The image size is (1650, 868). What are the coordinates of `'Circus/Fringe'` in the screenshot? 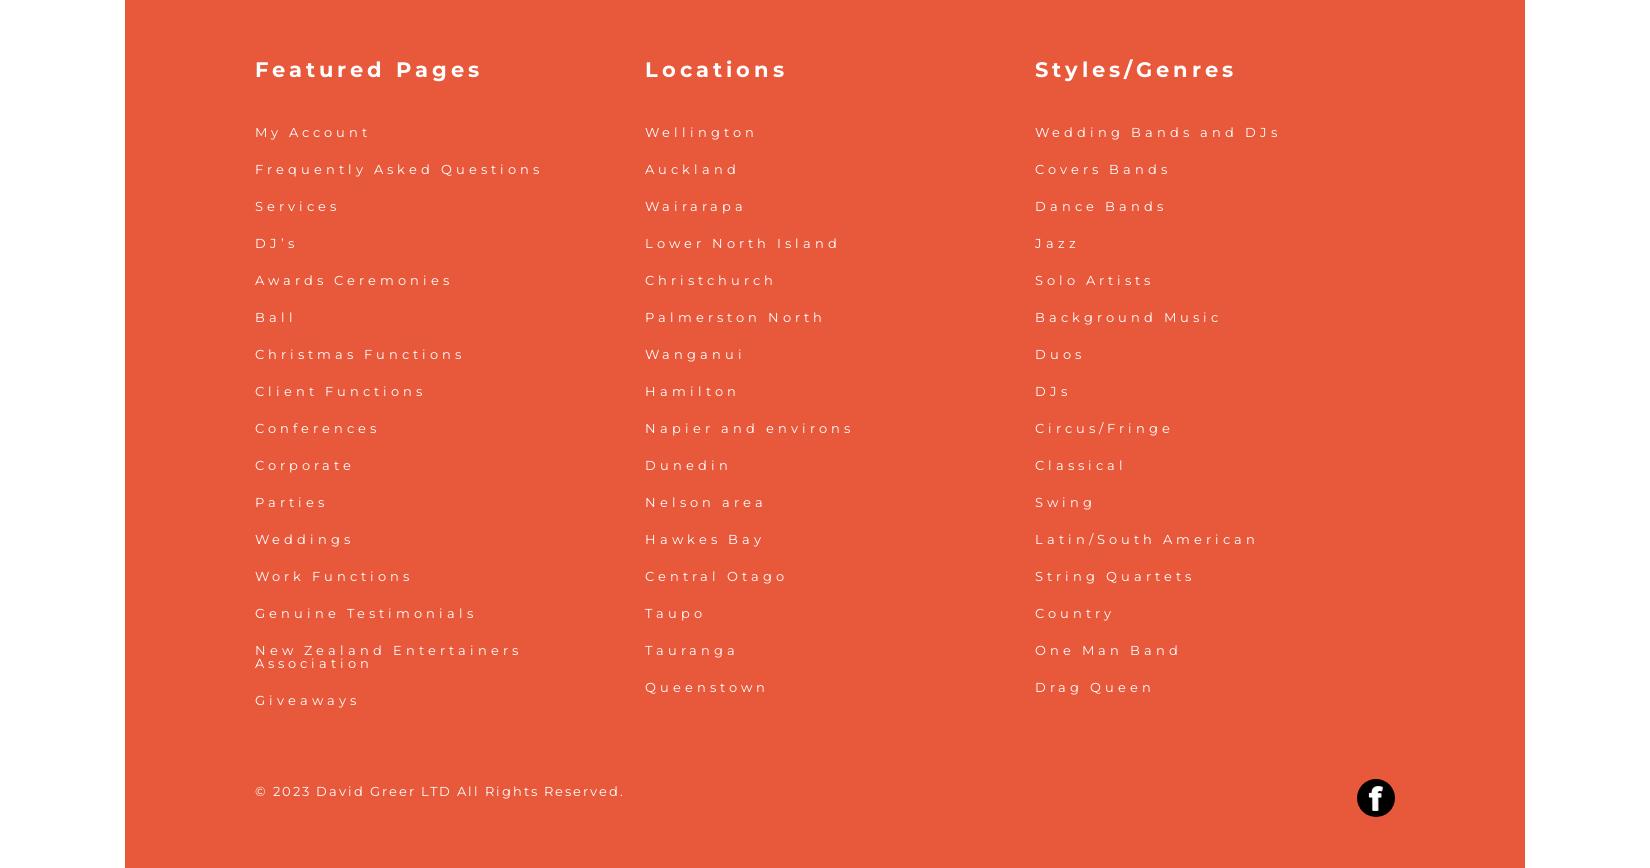 It's located at (1104, 426).